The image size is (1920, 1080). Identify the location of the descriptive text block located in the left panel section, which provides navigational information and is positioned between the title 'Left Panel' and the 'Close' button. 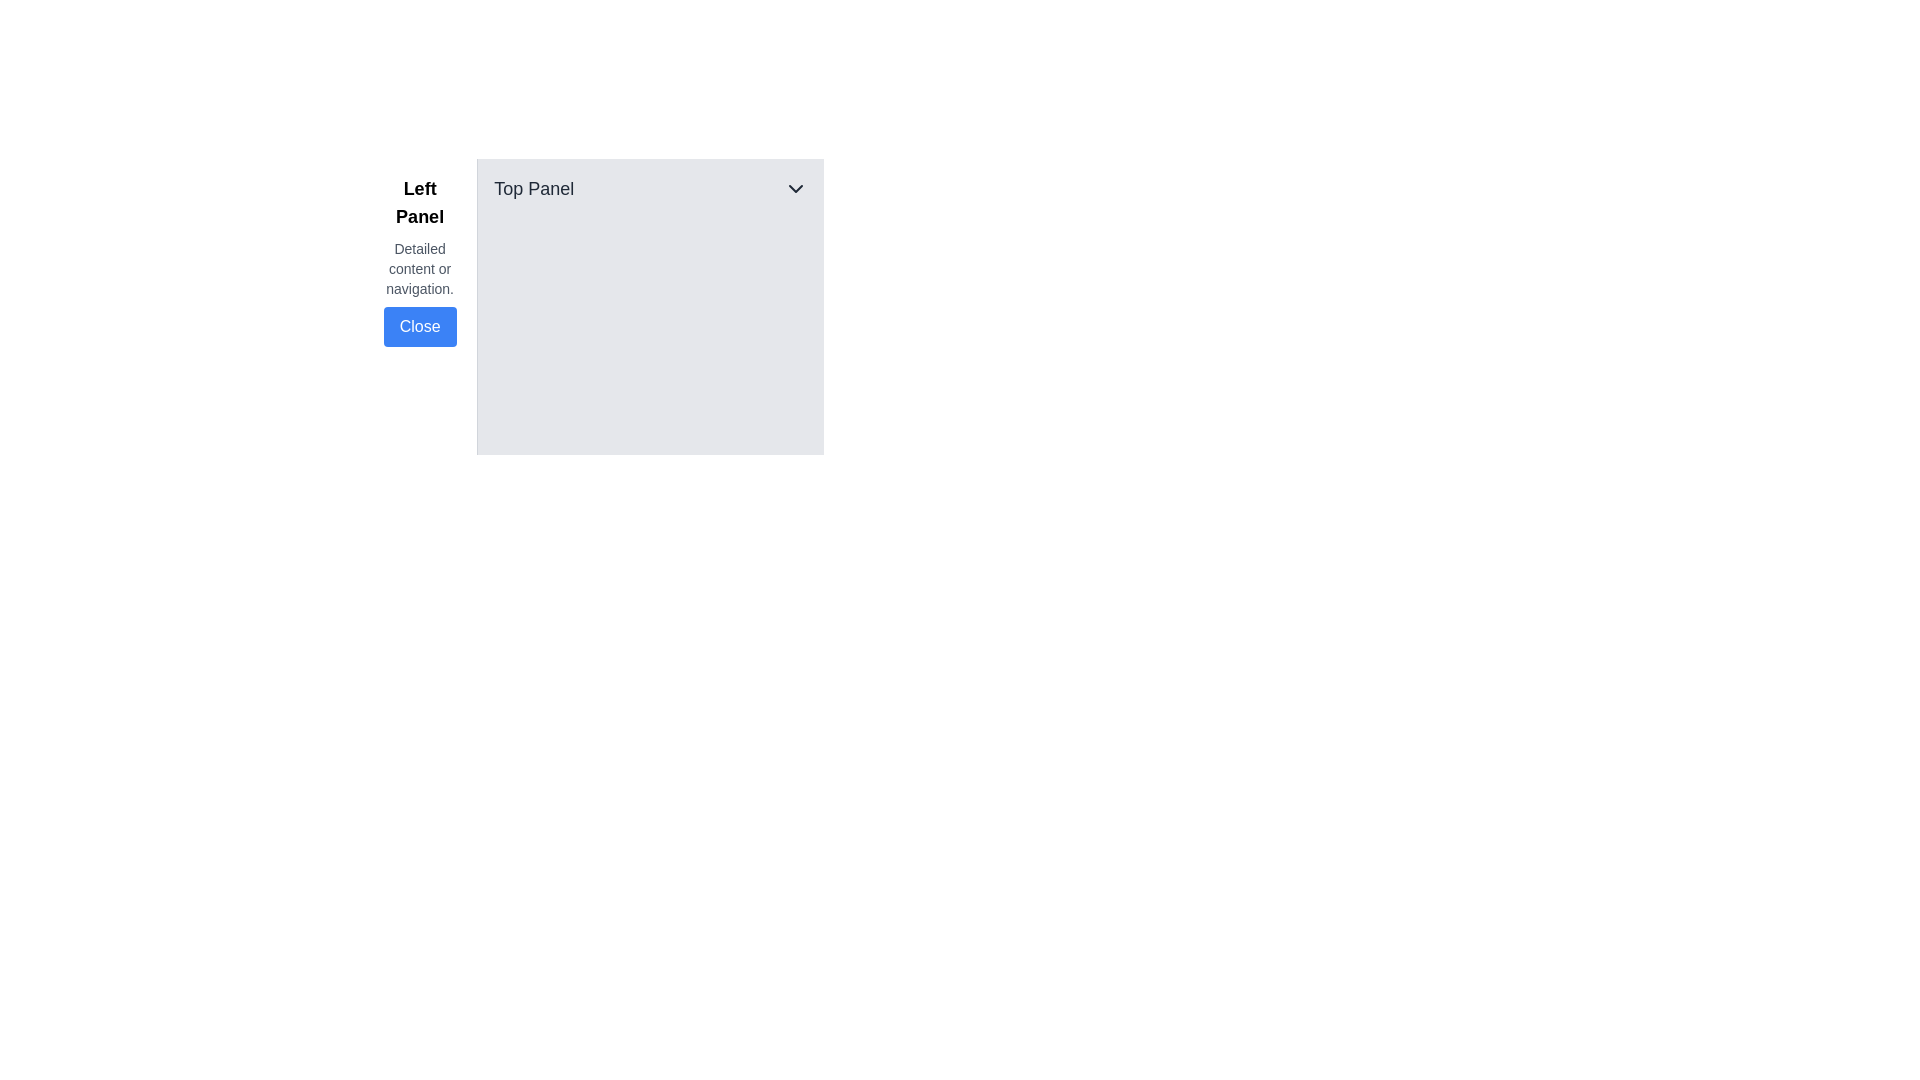
(419, 268).